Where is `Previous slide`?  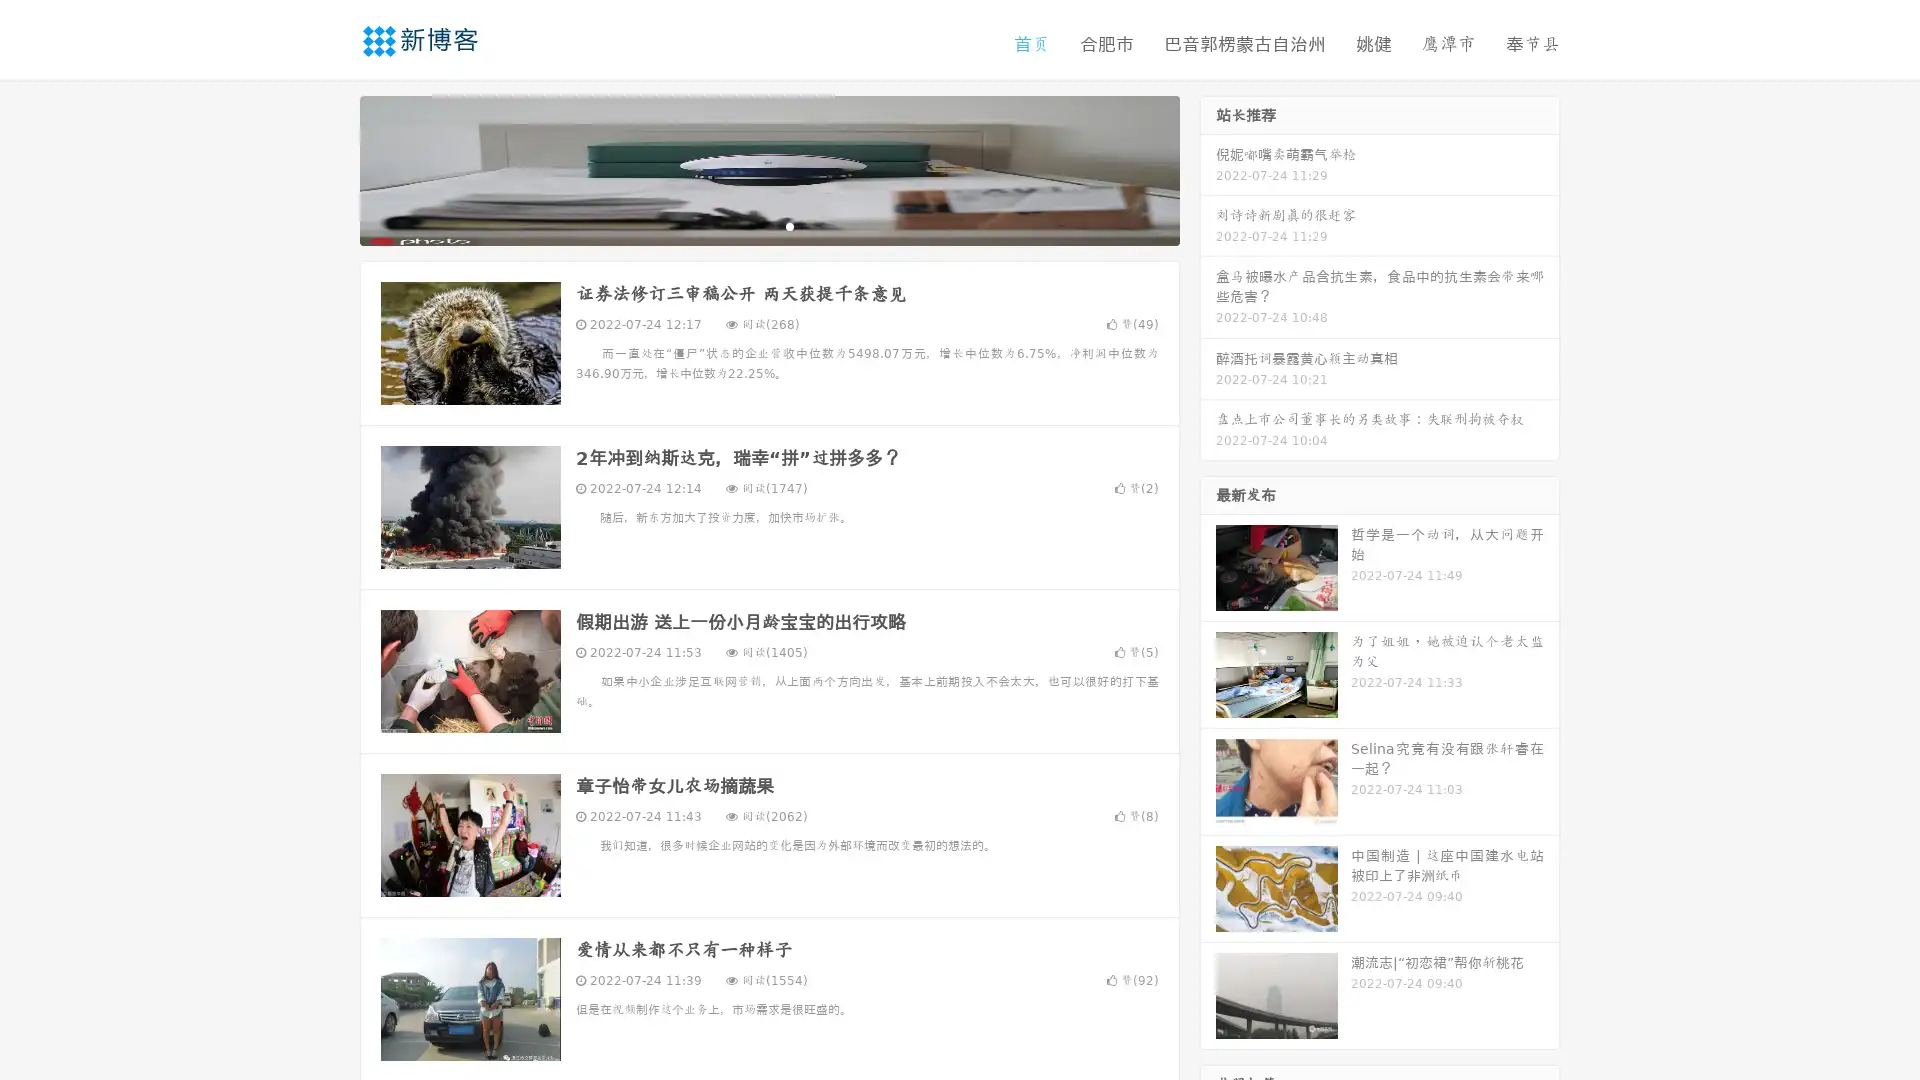
Previous slide is located at coordinates (330, 168).